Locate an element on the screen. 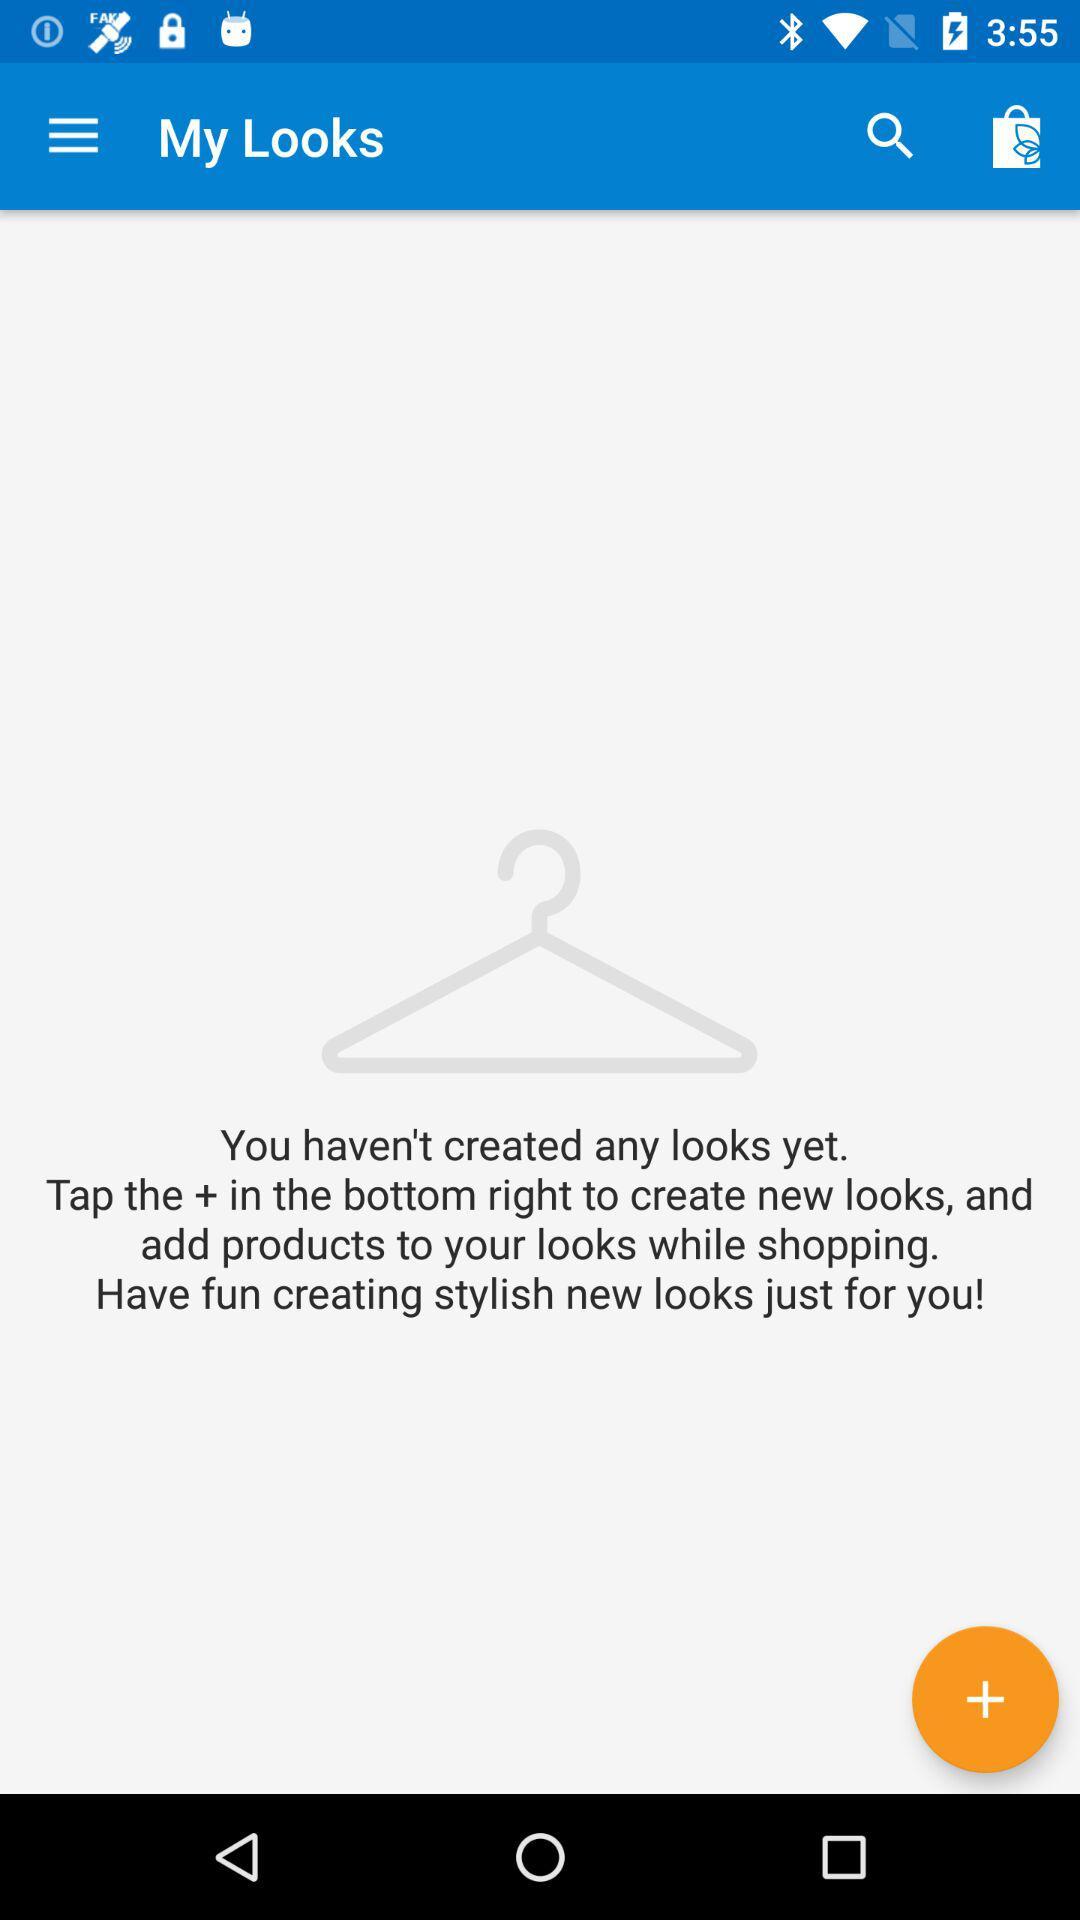  the icon below the you haven t icon is located at coordinates (984, 1698).